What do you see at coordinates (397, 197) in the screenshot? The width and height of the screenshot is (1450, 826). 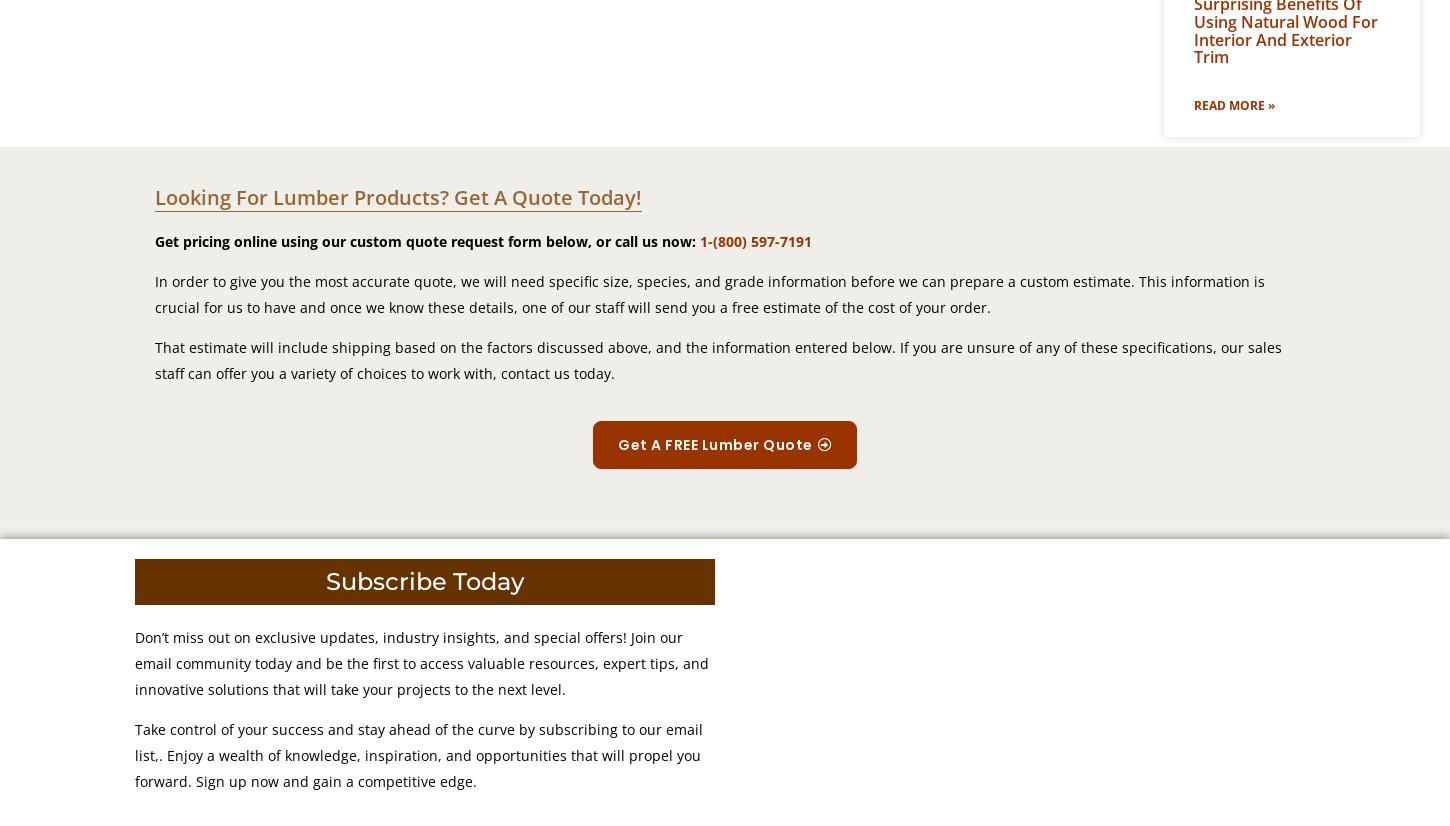 I see `'Looking For Lumber Products? Get A Quote Today!'` at bounding box center [397, 197].